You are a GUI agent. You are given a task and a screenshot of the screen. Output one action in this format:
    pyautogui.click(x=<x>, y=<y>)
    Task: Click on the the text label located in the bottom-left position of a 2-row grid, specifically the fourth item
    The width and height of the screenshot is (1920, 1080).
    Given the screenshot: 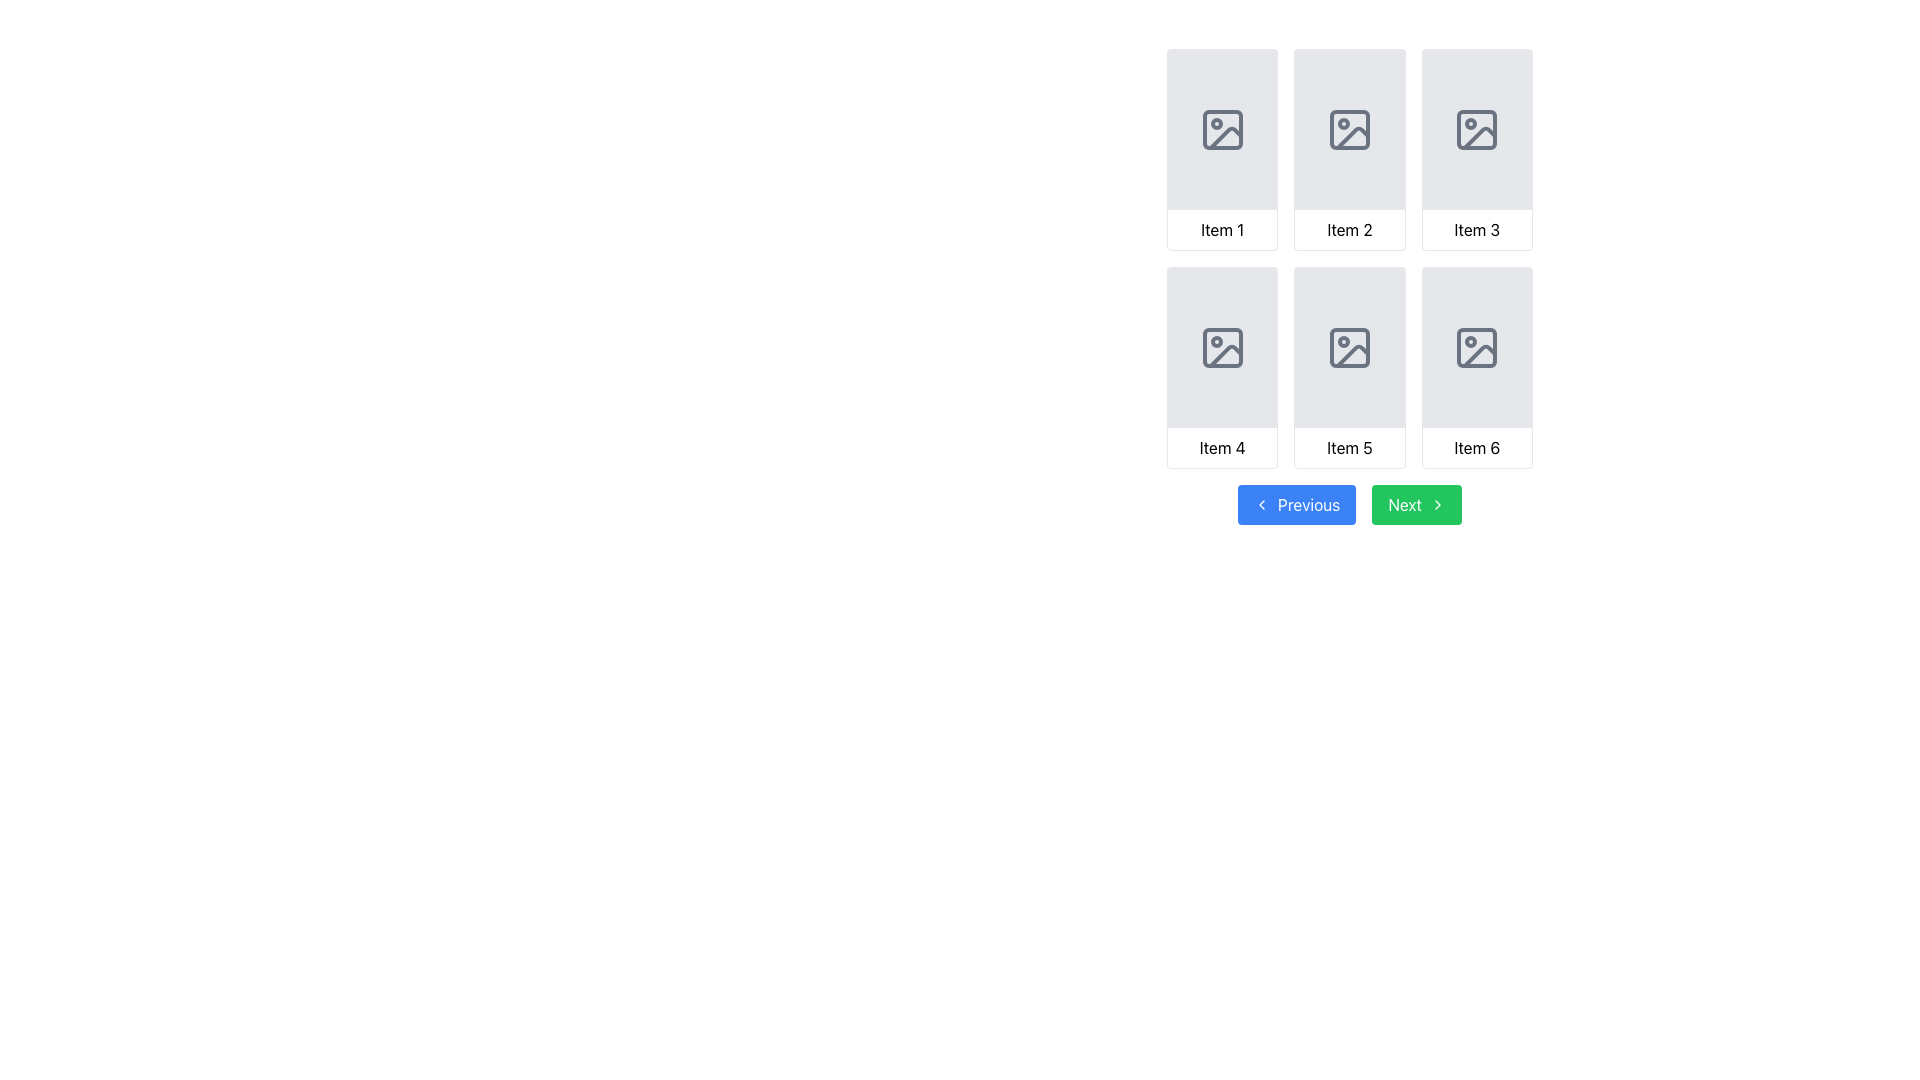 What is the action you would take?
    pyautogui.click(x=1221, y=446)
    